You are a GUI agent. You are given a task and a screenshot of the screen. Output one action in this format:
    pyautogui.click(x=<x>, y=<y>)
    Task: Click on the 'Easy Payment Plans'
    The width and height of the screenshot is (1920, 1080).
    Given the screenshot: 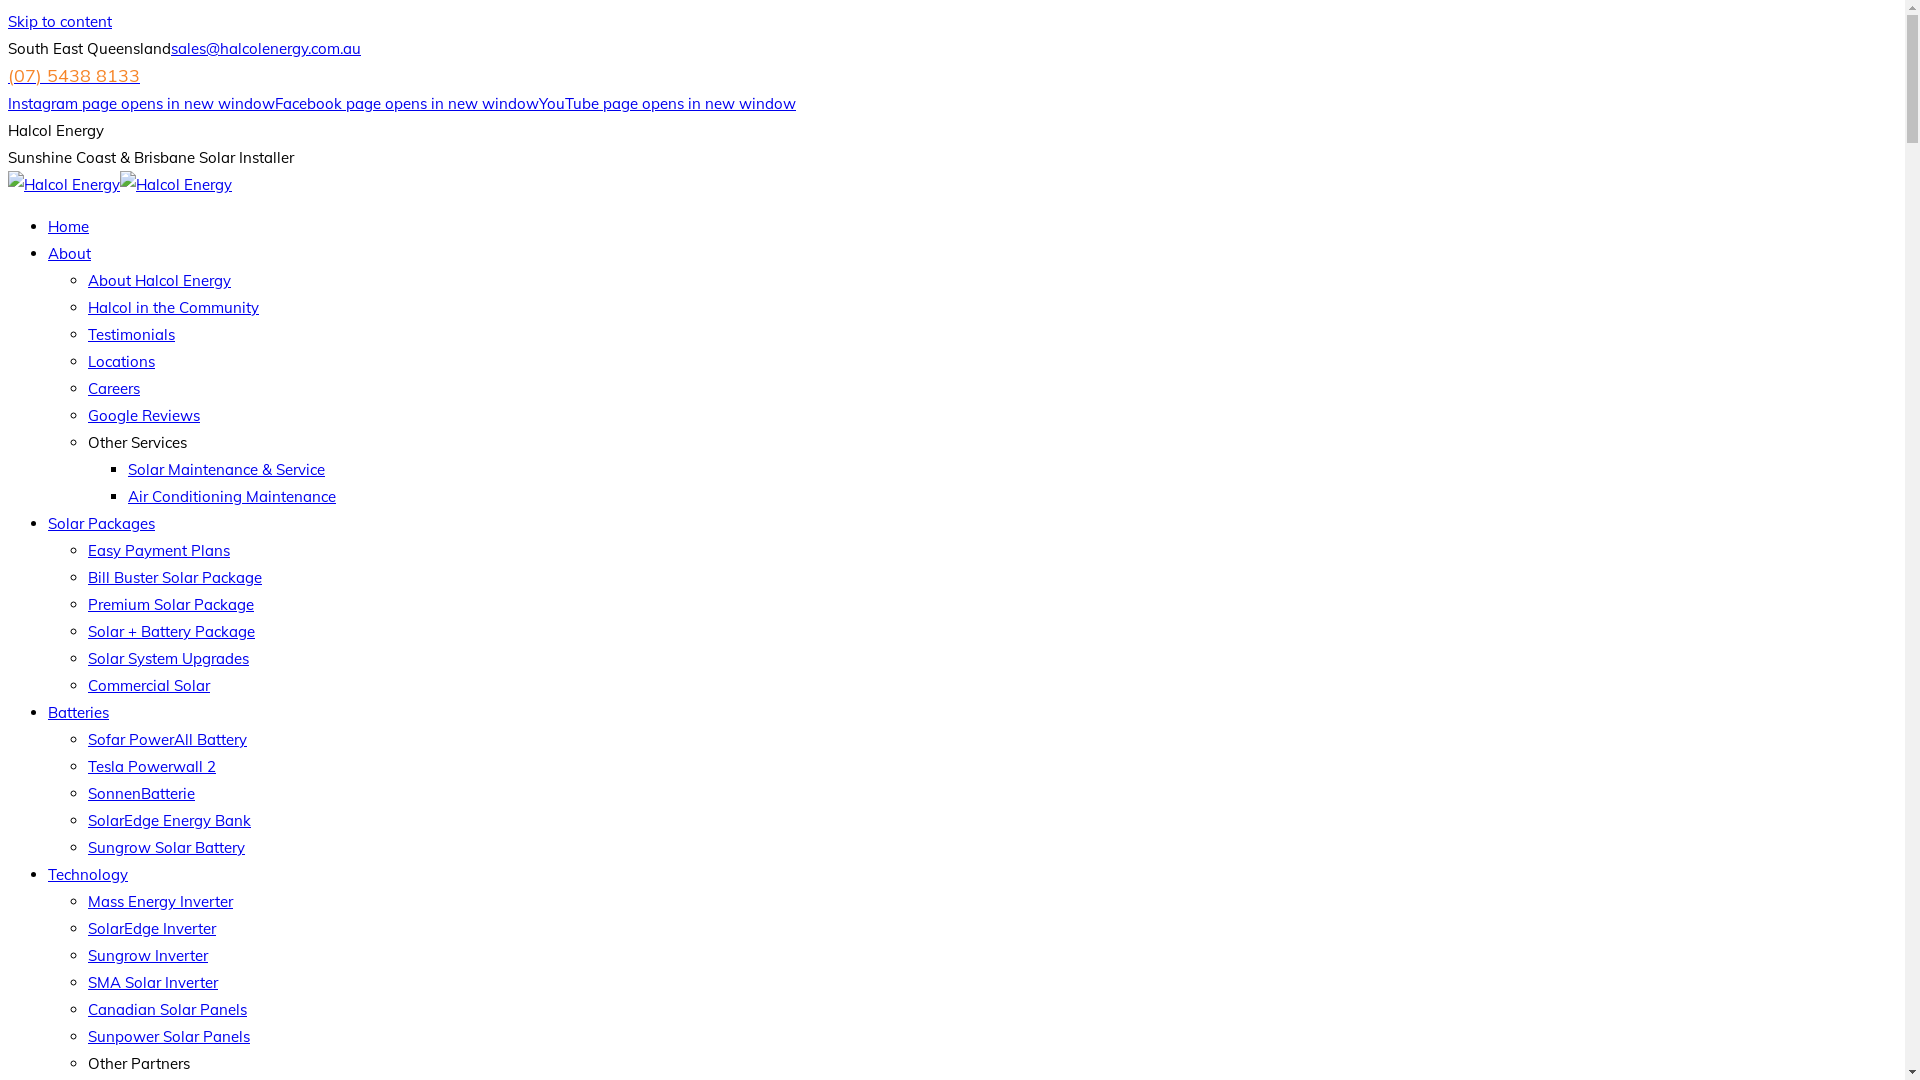 What is the action you would take?
    pyautogui.click(x=157, y=550)
    